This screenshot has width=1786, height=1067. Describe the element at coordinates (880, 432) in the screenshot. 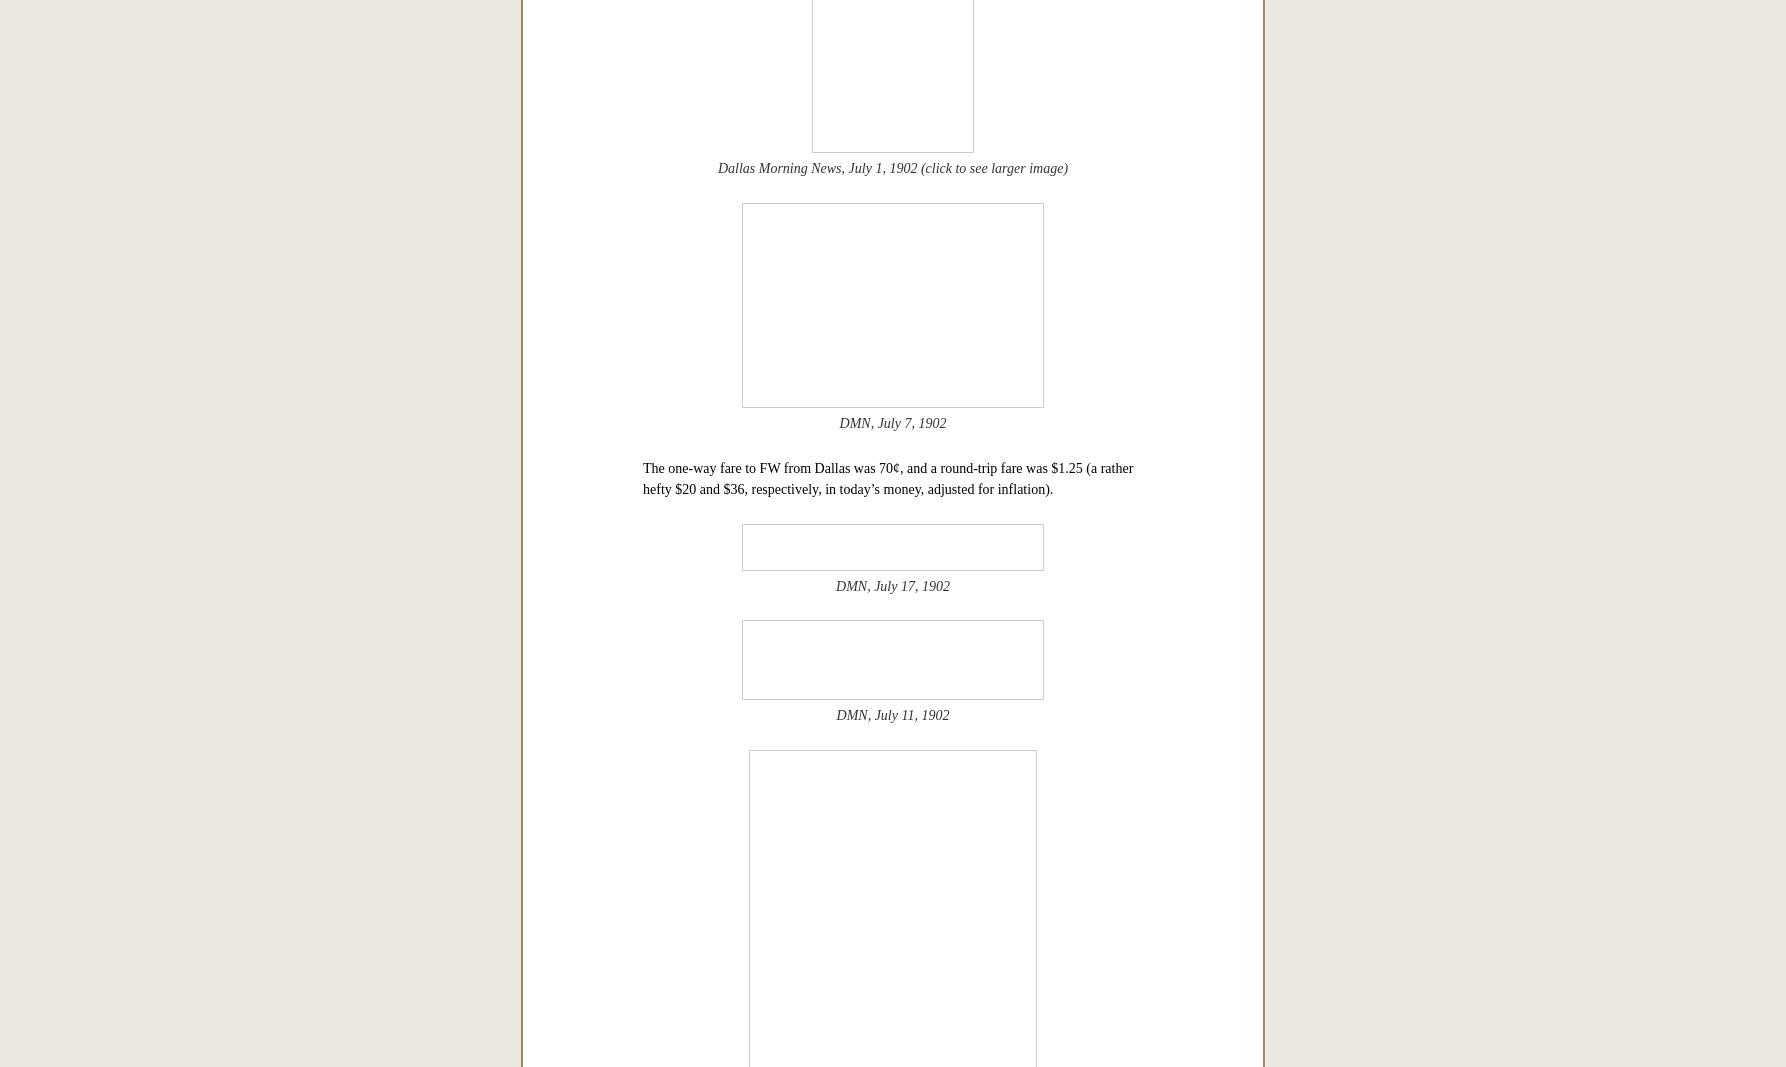

I see `'A few newspaper snippets from the first month following of the launch of the Dallas-Fort Worth interurban service.'` at that location.